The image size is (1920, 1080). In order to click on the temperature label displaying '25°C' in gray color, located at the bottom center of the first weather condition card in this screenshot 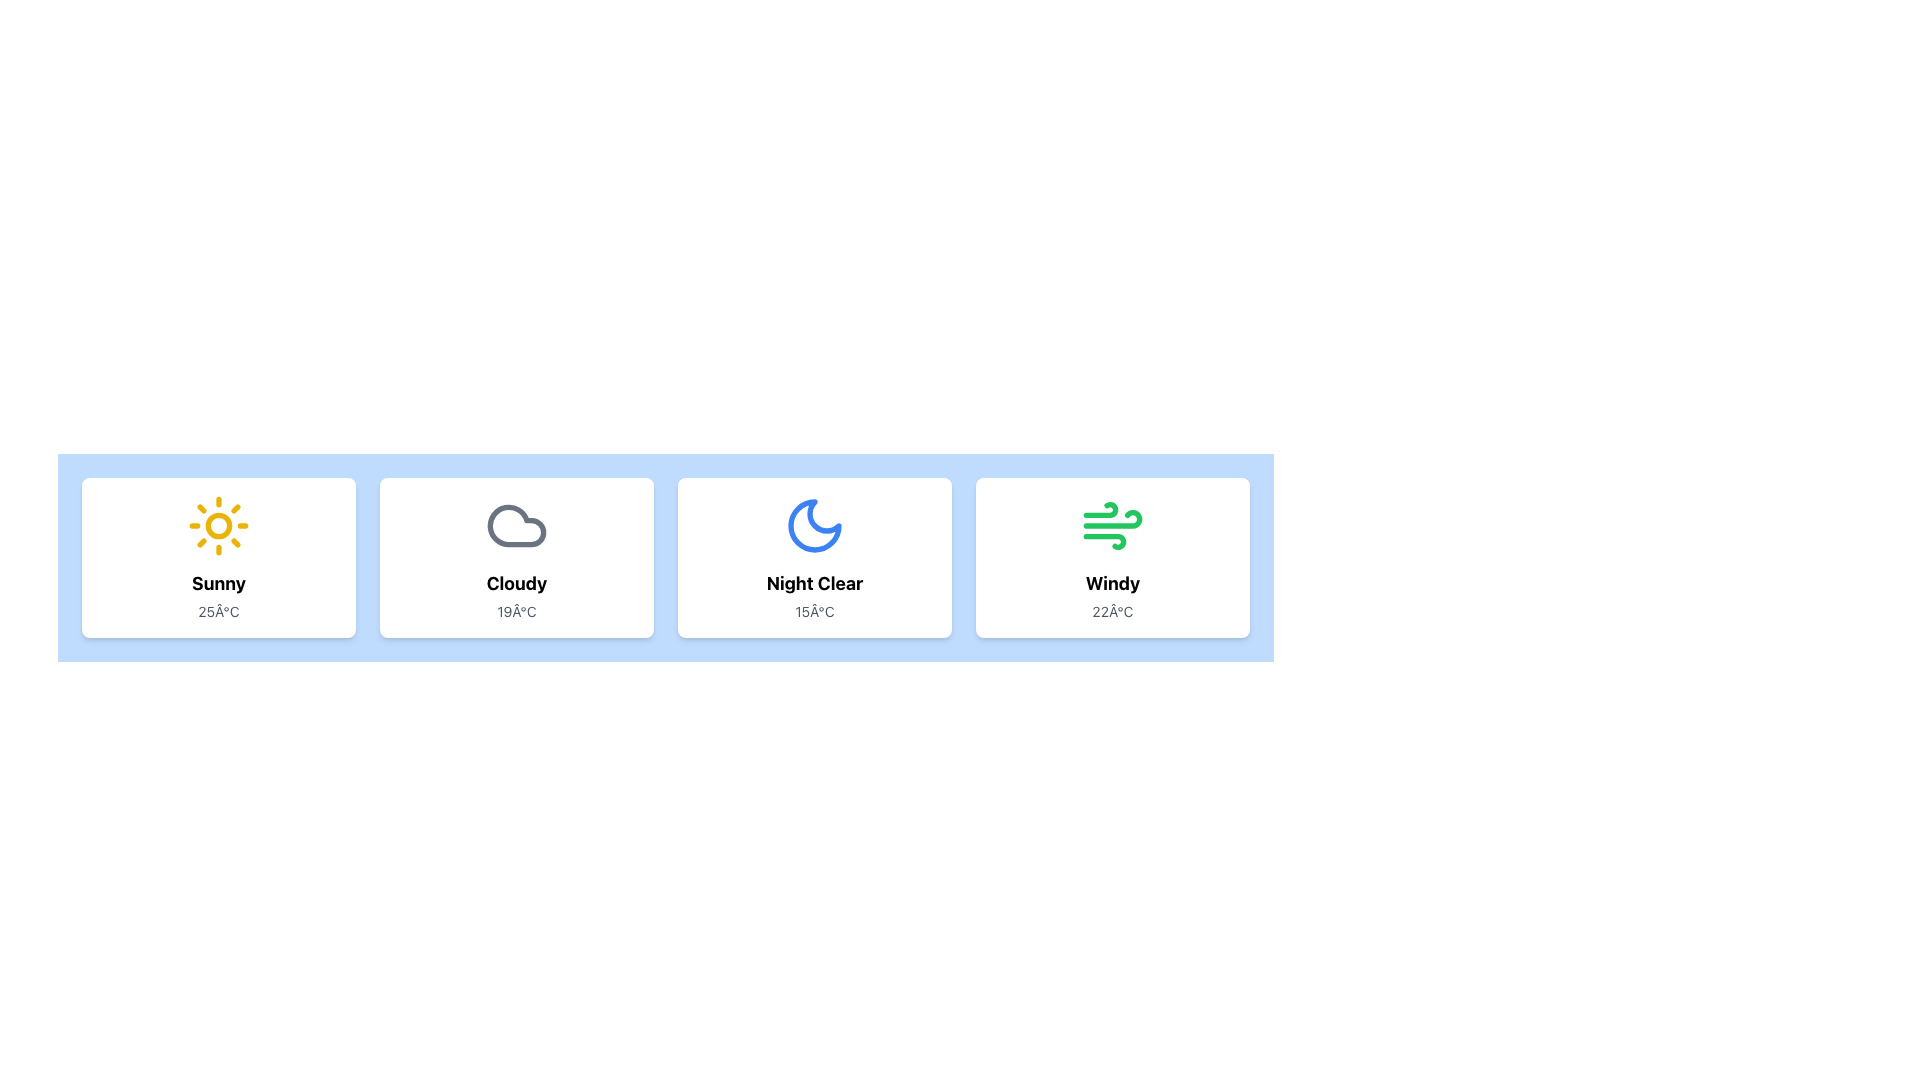, I will do `click(219, 611)`.